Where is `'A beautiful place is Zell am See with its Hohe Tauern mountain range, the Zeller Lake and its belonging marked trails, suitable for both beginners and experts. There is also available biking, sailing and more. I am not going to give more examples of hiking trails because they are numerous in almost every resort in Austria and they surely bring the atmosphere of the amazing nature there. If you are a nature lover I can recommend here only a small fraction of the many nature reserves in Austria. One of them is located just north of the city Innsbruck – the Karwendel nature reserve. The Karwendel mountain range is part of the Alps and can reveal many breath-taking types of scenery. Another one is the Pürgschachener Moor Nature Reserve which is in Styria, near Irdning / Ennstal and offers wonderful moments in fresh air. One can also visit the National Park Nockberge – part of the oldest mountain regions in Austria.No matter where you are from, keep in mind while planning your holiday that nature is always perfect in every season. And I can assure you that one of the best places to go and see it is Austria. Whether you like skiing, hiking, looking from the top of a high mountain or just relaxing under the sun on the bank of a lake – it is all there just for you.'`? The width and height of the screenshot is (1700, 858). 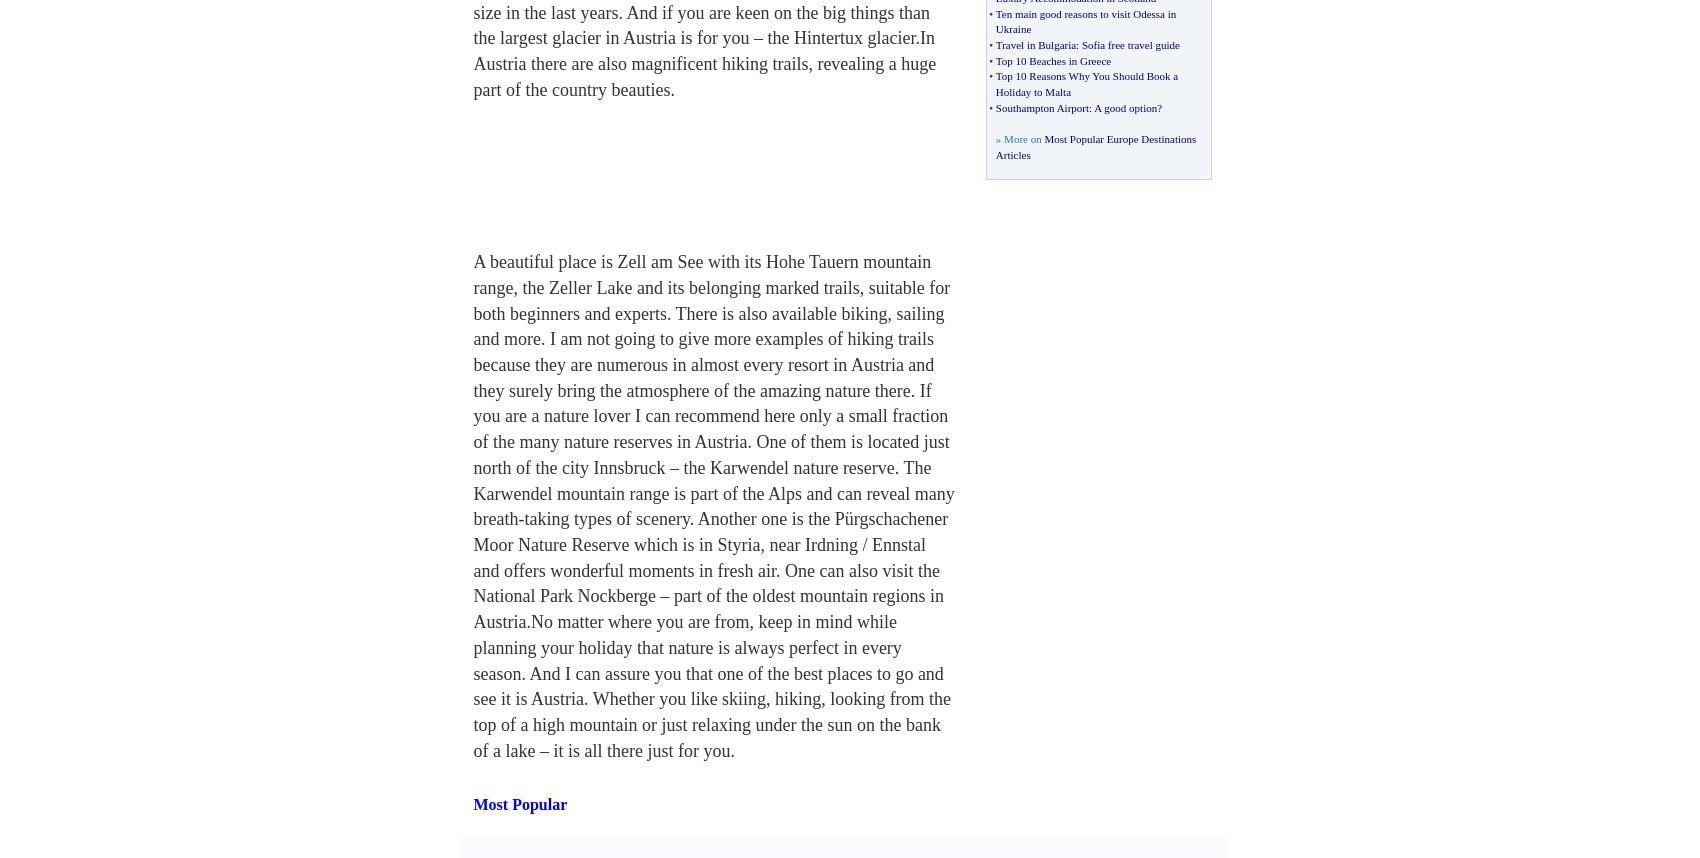
'A beautiful place is Zell am See with its Hohe Tauern mountain range, the Zeller Lake and its belonging marked trails, suitable for both beginners and experts. There is also available biking, sailing and more. I am not going to give more examples of hiking trails because they are numerous in almost every resort in Austria and they surely bring the atmosphere of the amazing nature there. If you are a nature lover I can recommend here only a small fraction of the many nature reserves in Austria. One of them is located just north of the city Innsbruck – the Karwendel nature reserve. The Karwendel mountain range is part of the Alps and can reveal many breath-taking types of scenery. Another one is the Pürgschachener Moor Nature Reserve which is in Styria, near Irdning / Ennstal and offers wonderful moments in fresh air. One can also visit the National Park Nockberge – part of the oldest mountain regions in Austria.No matter where you are from, keep in mind while planning your holiday that nature is always perfect in every season. And I can assure you that one of the best places to go and see it is Austria. Whether you like skiing, hiking, looking from the top of a high mountain or just relaxing under the sun on the bank of a lake – it is all there just for you.' is located at coordinates (713, 504).